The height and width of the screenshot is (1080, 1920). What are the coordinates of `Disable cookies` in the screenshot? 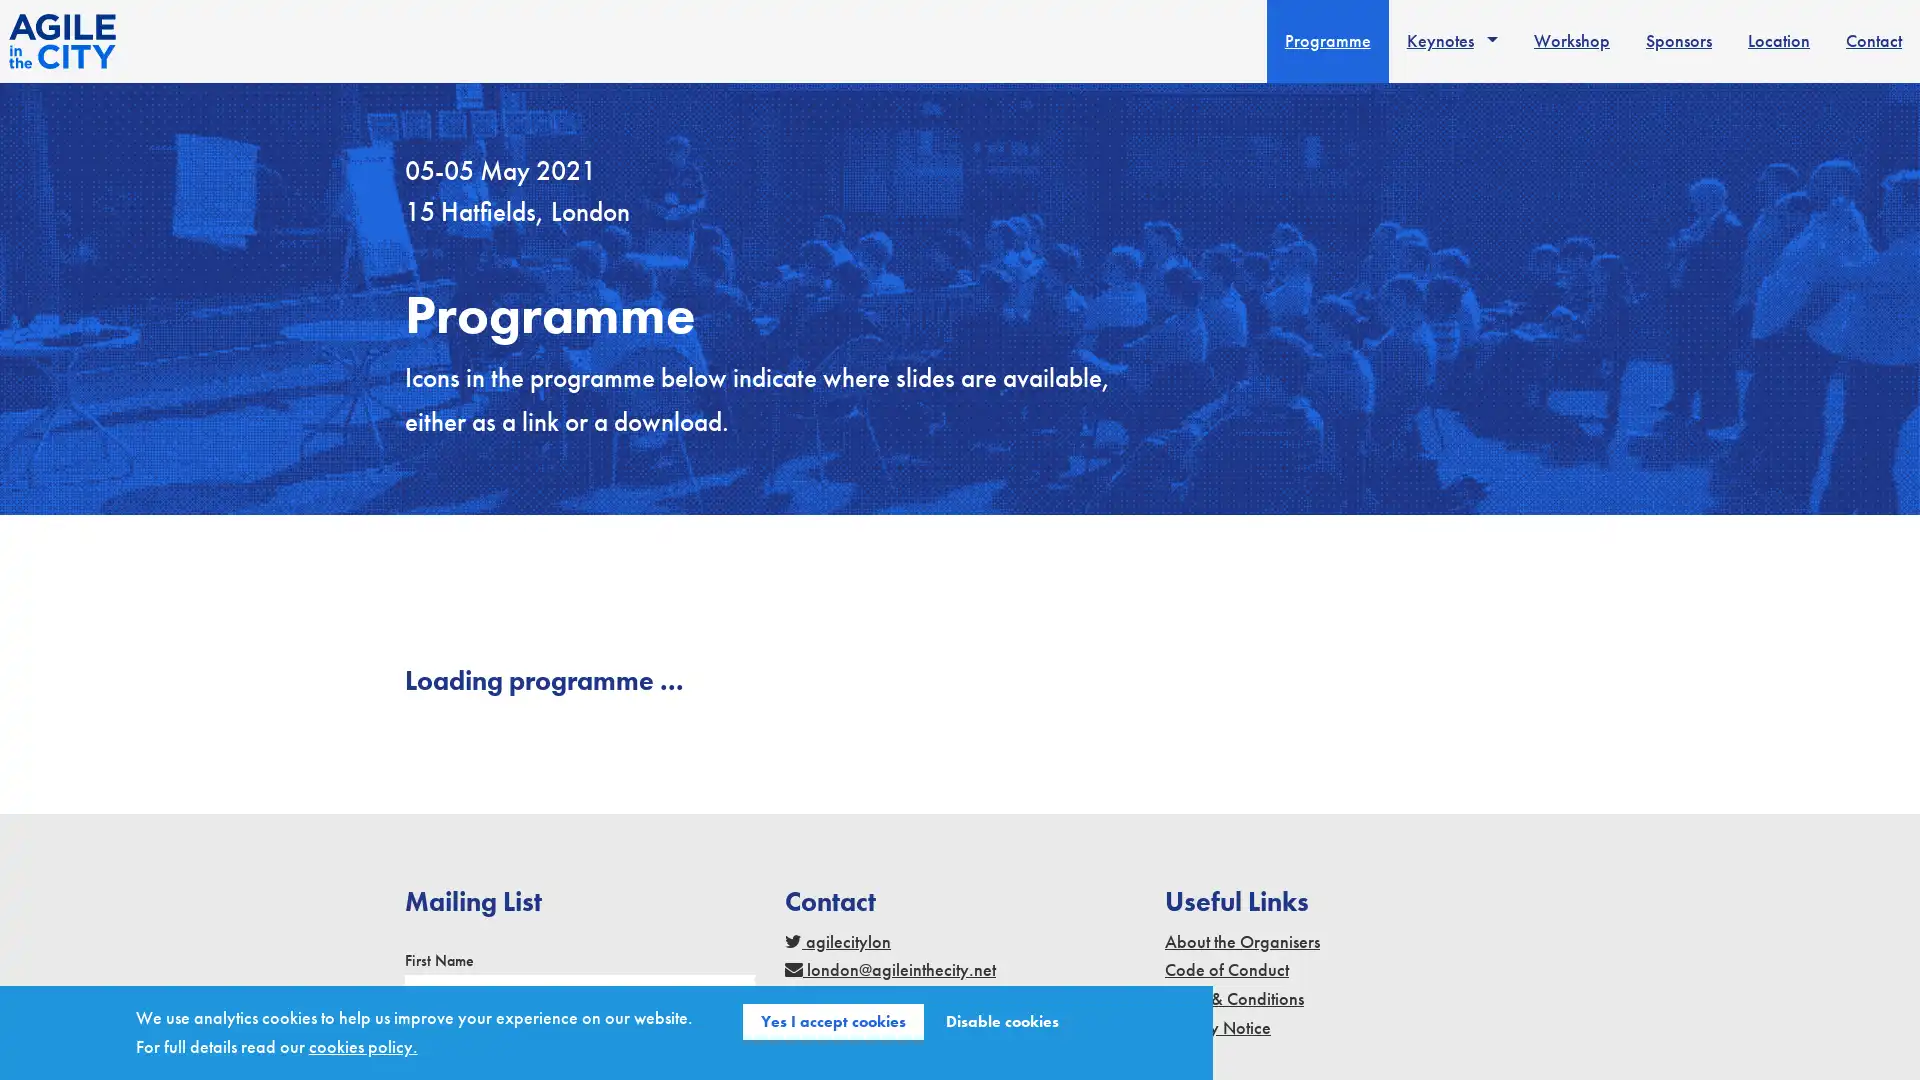 It's located at (1002, 1022).